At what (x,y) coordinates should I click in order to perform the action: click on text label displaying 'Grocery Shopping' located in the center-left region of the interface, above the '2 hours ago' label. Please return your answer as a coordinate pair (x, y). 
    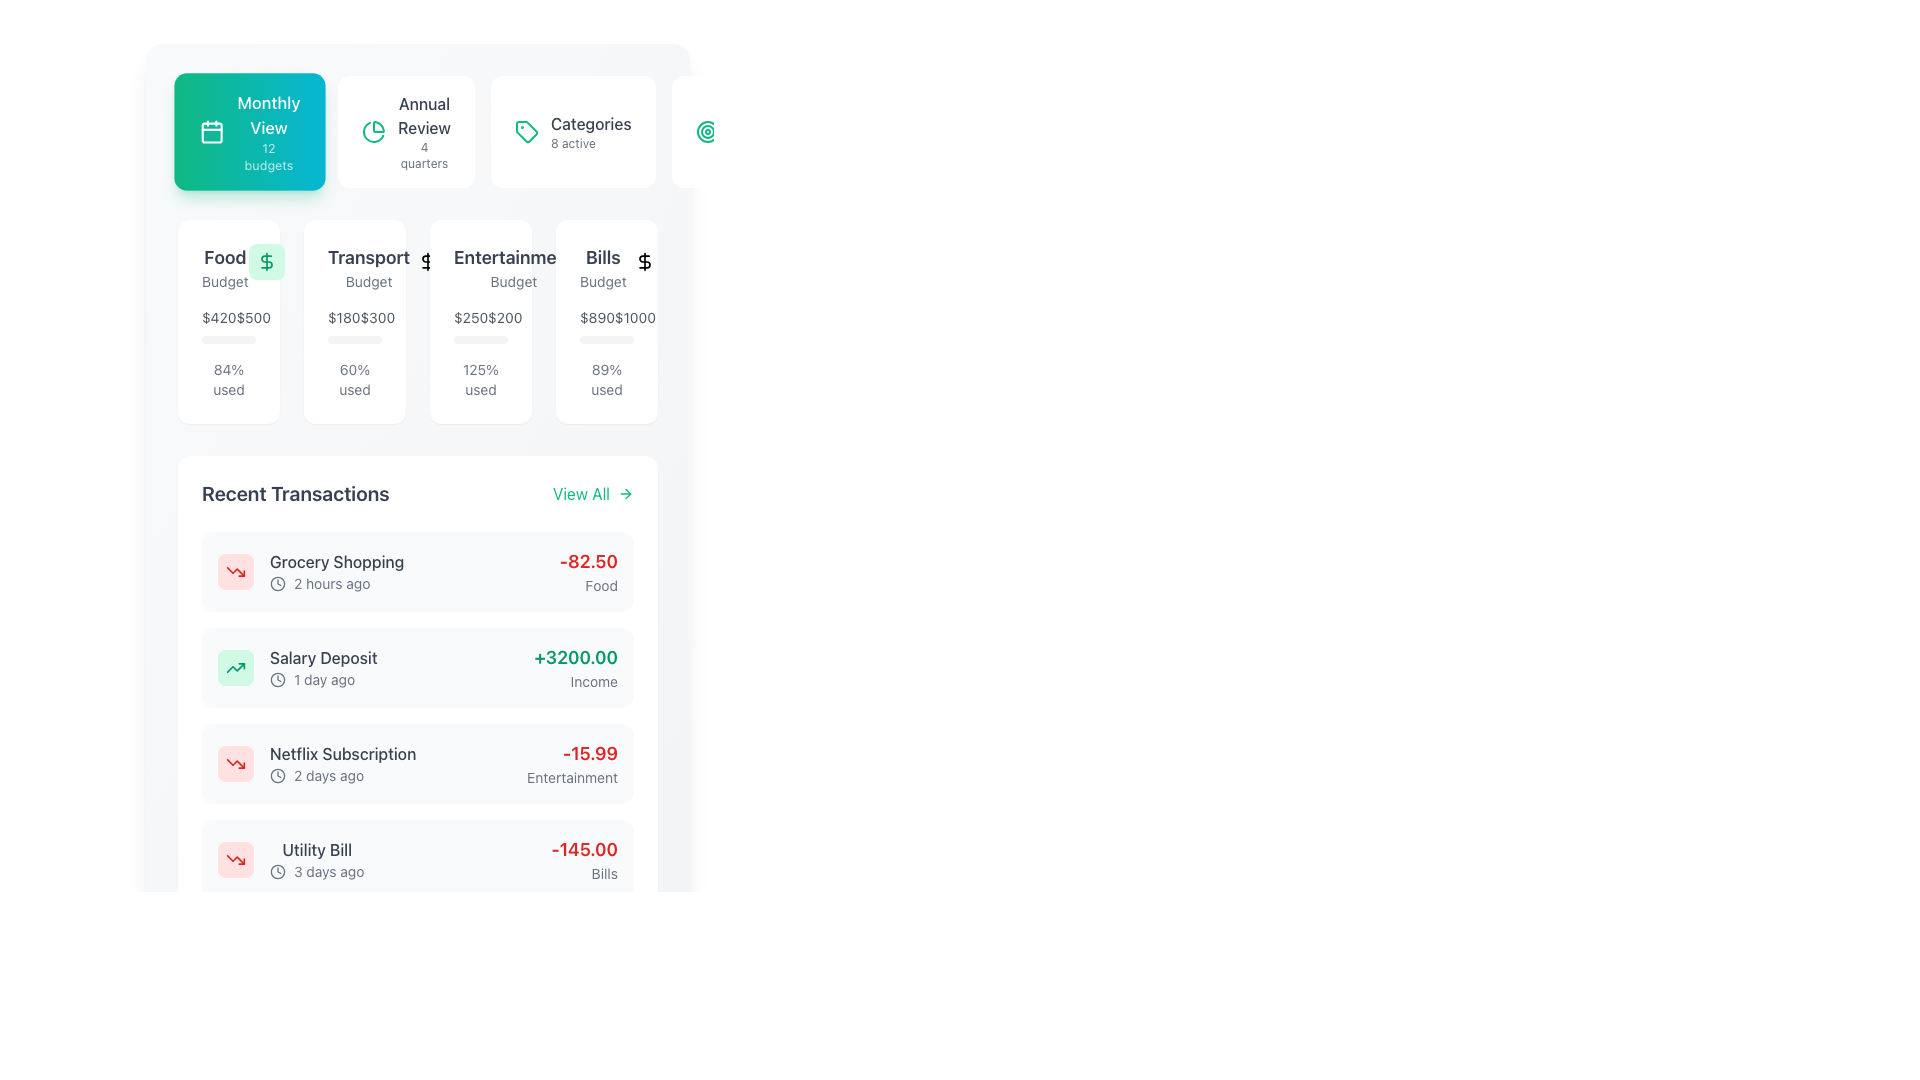
    Looking at the image, I should click on (337, 562).